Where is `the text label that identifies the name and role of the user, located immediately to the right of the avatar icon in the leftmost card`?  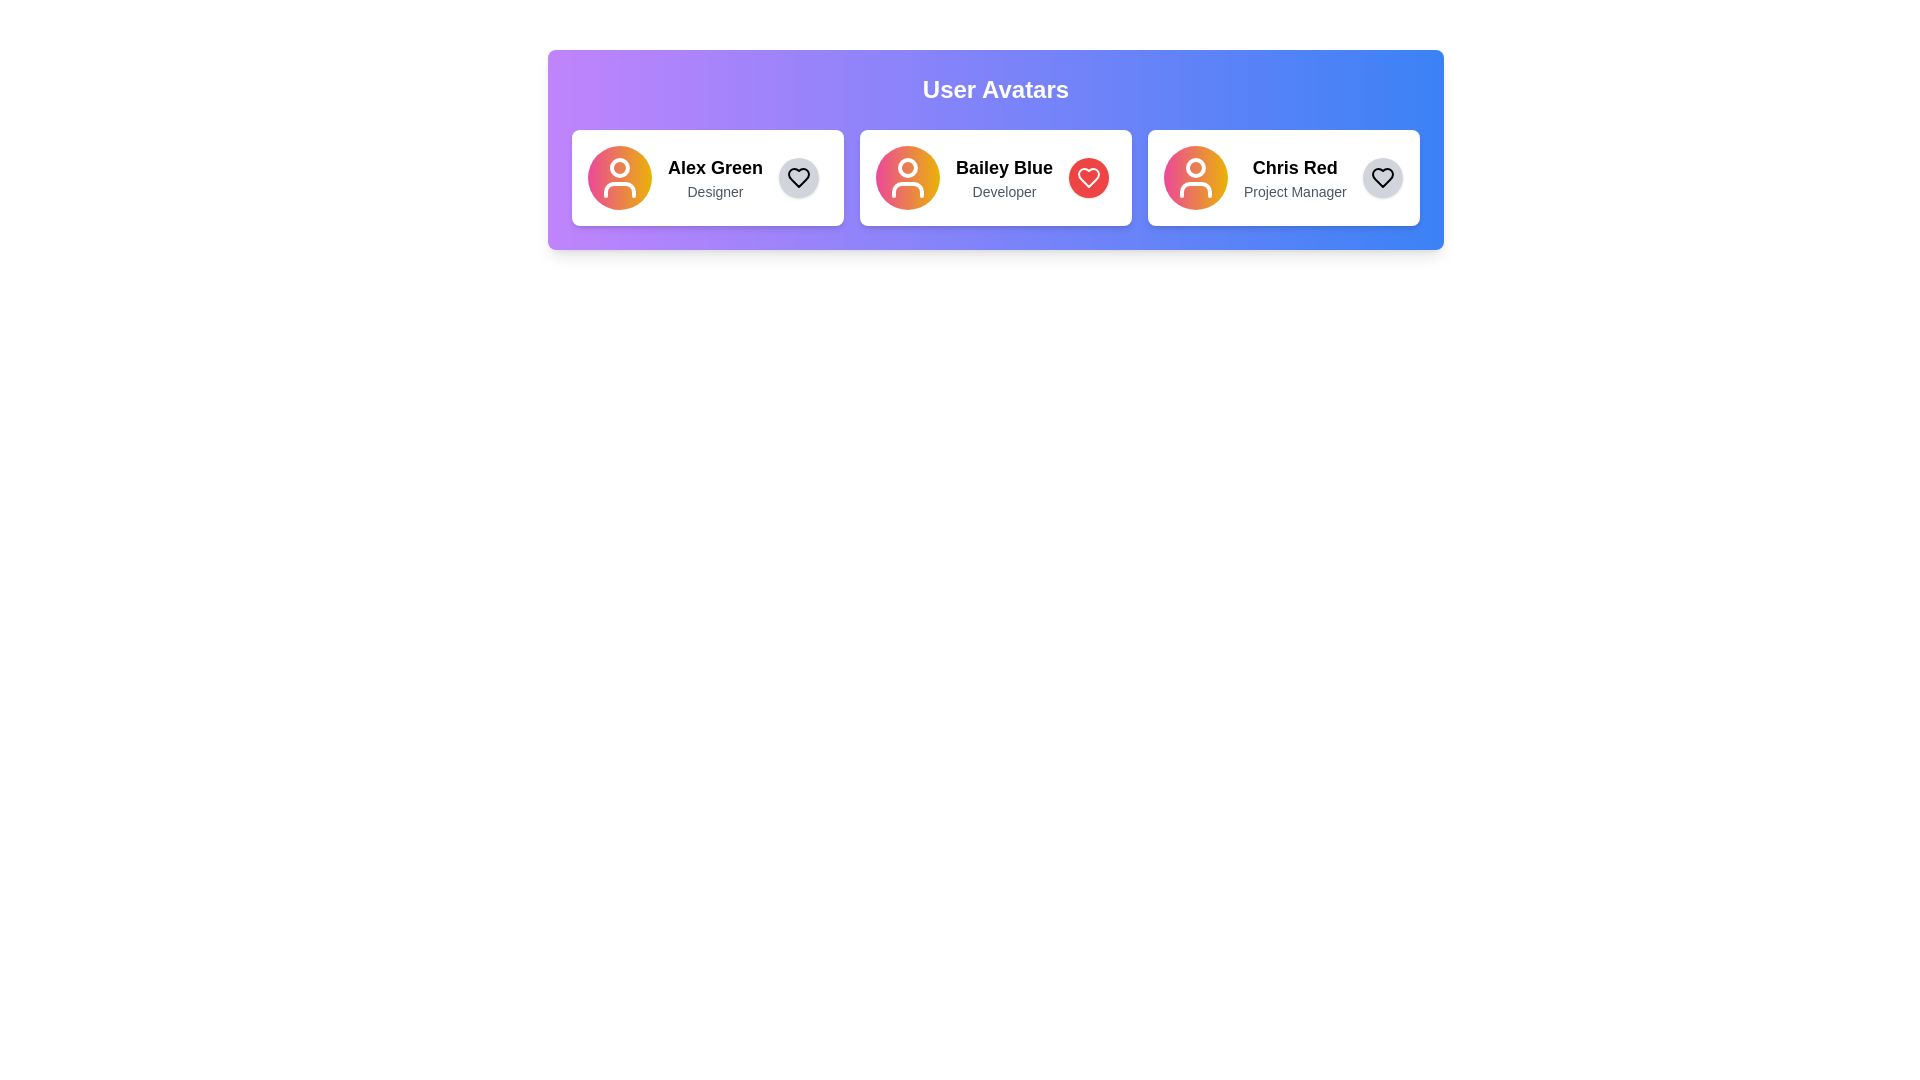 the text label that identifies the name and role of the user, located immediately to the right of the avatar icon in the leftmost card is located at coordinates (715, 176).